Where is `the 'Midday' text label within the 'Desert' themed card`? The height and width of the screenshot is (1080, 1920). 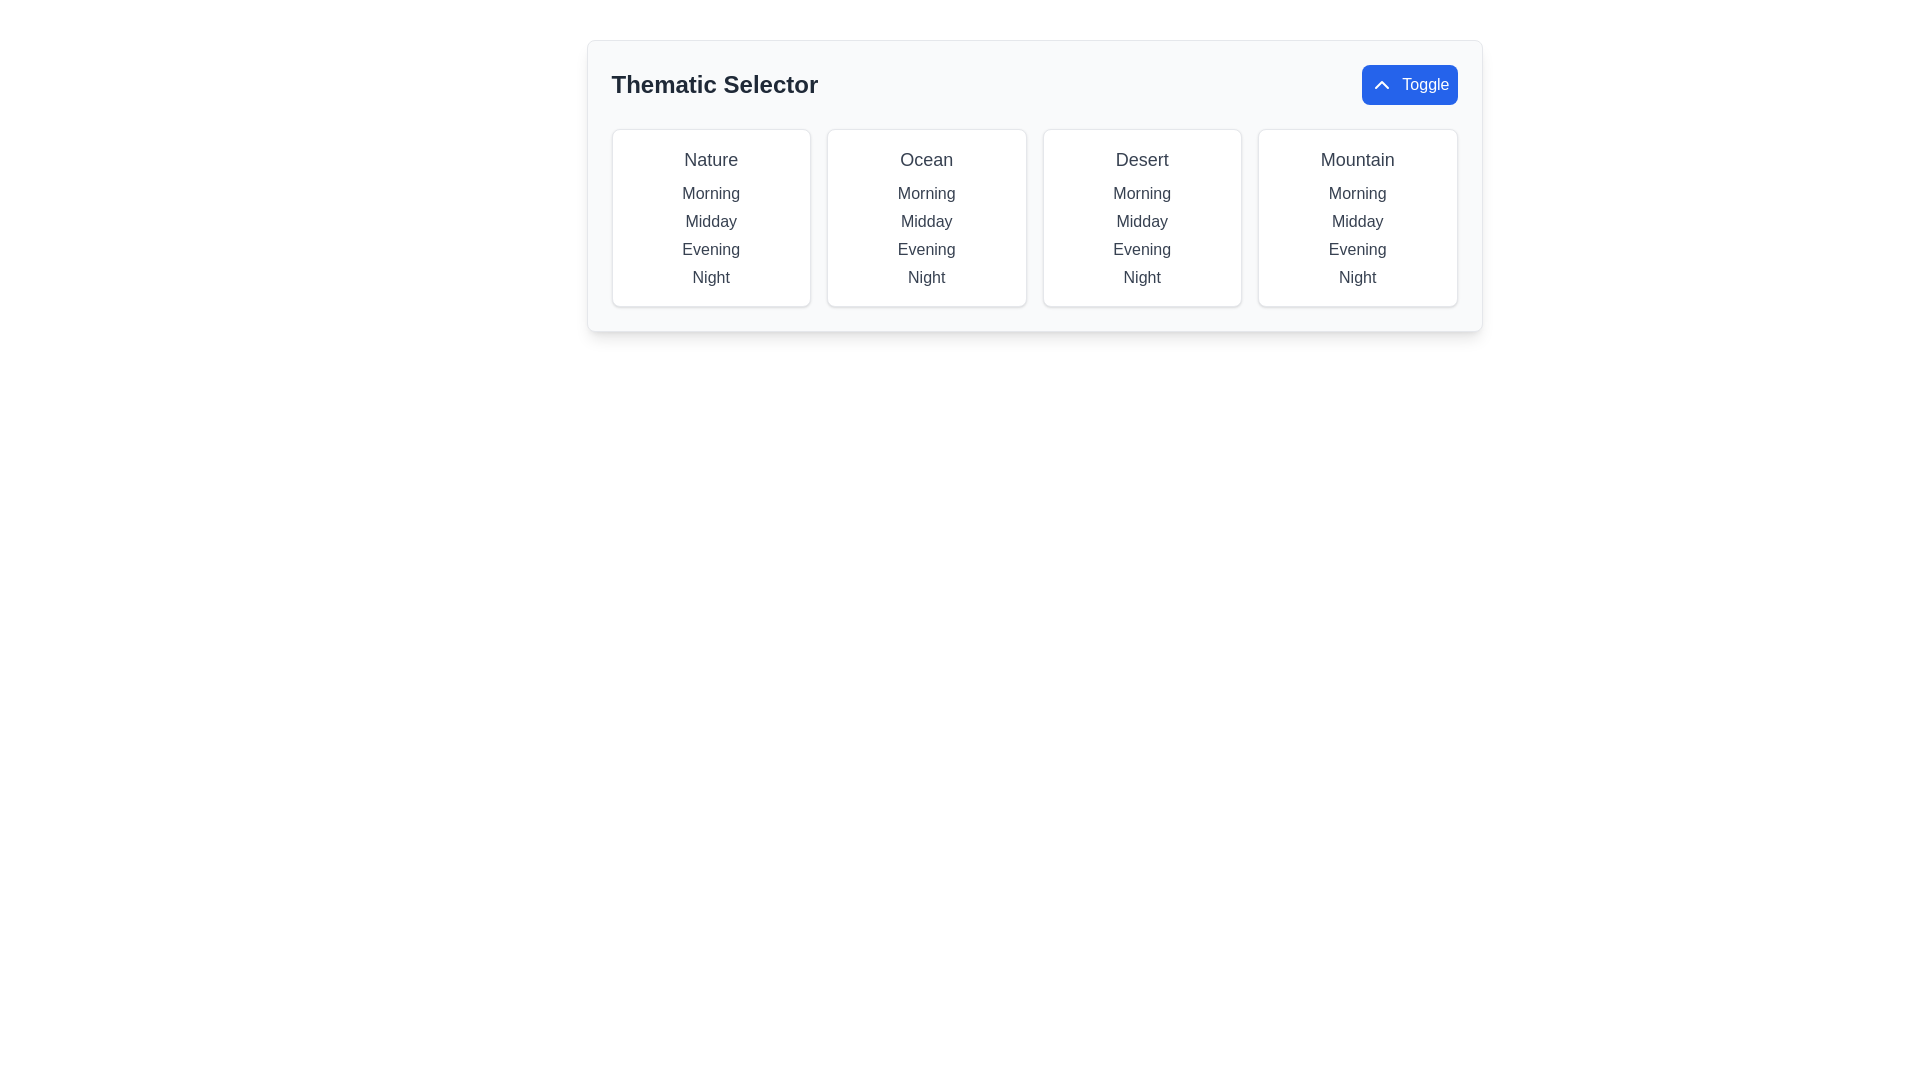
the 'Midday' text label within the 'Desert' themed card is located at coordinates (1142, 222).